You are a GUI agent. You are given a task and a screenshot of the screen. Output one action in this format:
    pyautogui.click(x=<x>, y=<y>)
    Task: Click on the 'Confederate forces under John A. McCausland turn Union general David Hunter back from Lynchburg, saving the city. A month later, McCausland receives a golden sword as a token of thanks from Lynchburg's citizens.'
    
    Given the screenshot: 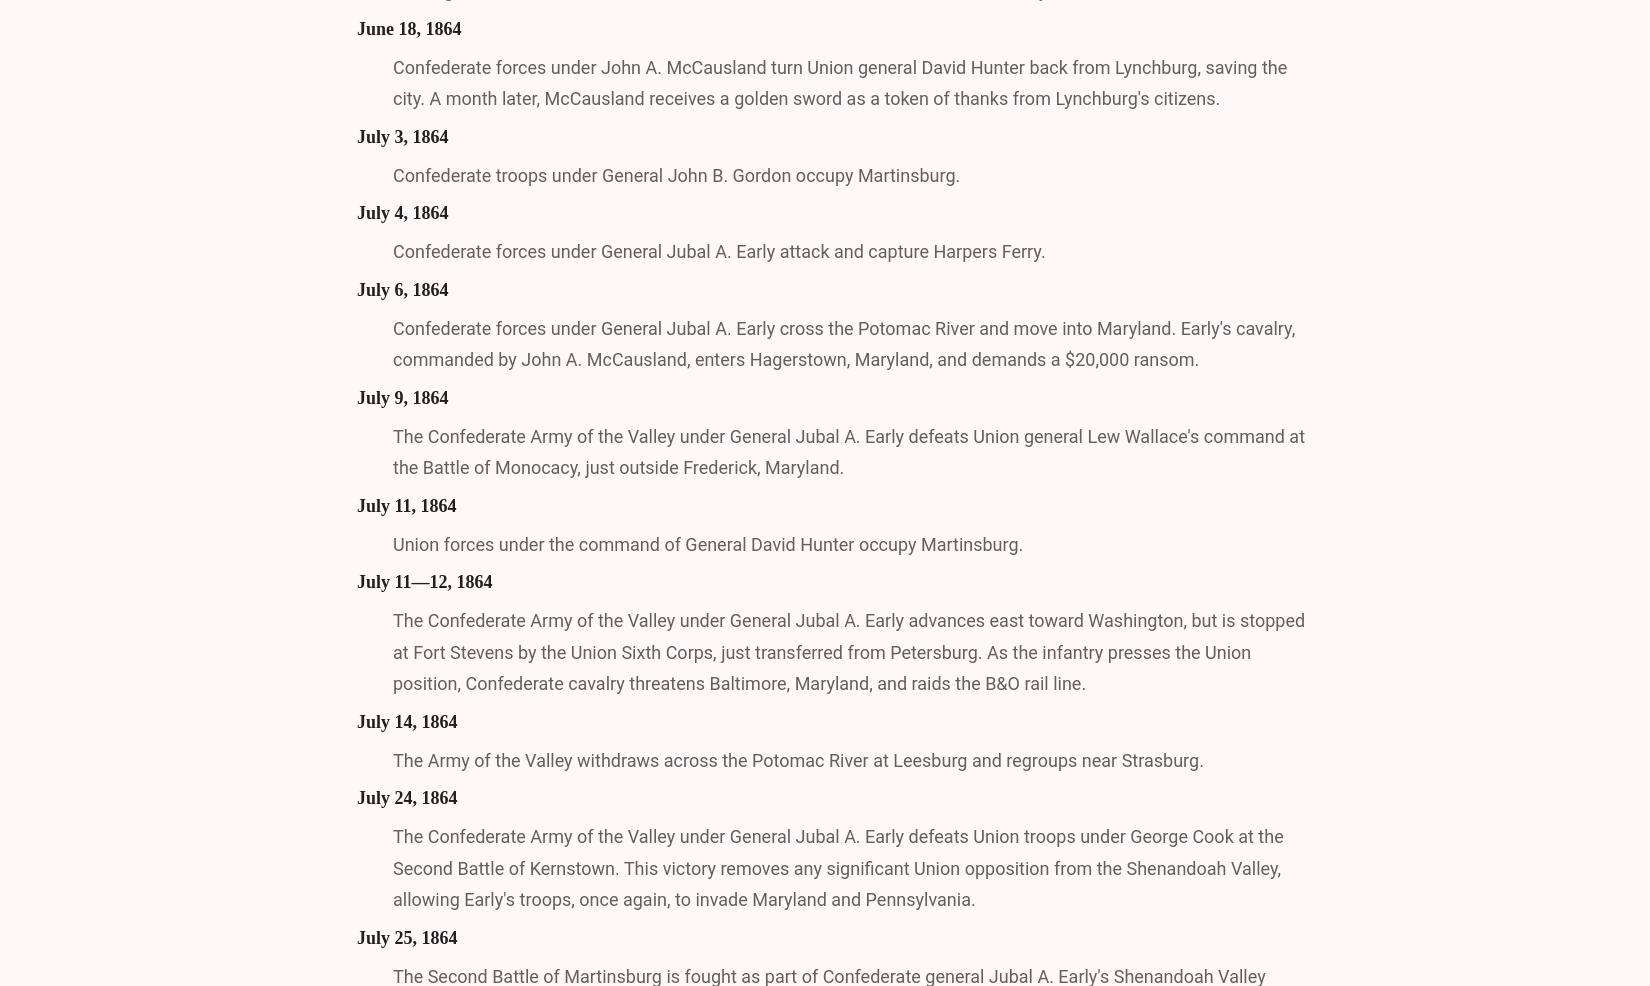 What is the action you would take?
    pyautogui.click(x=840, y=81)
    